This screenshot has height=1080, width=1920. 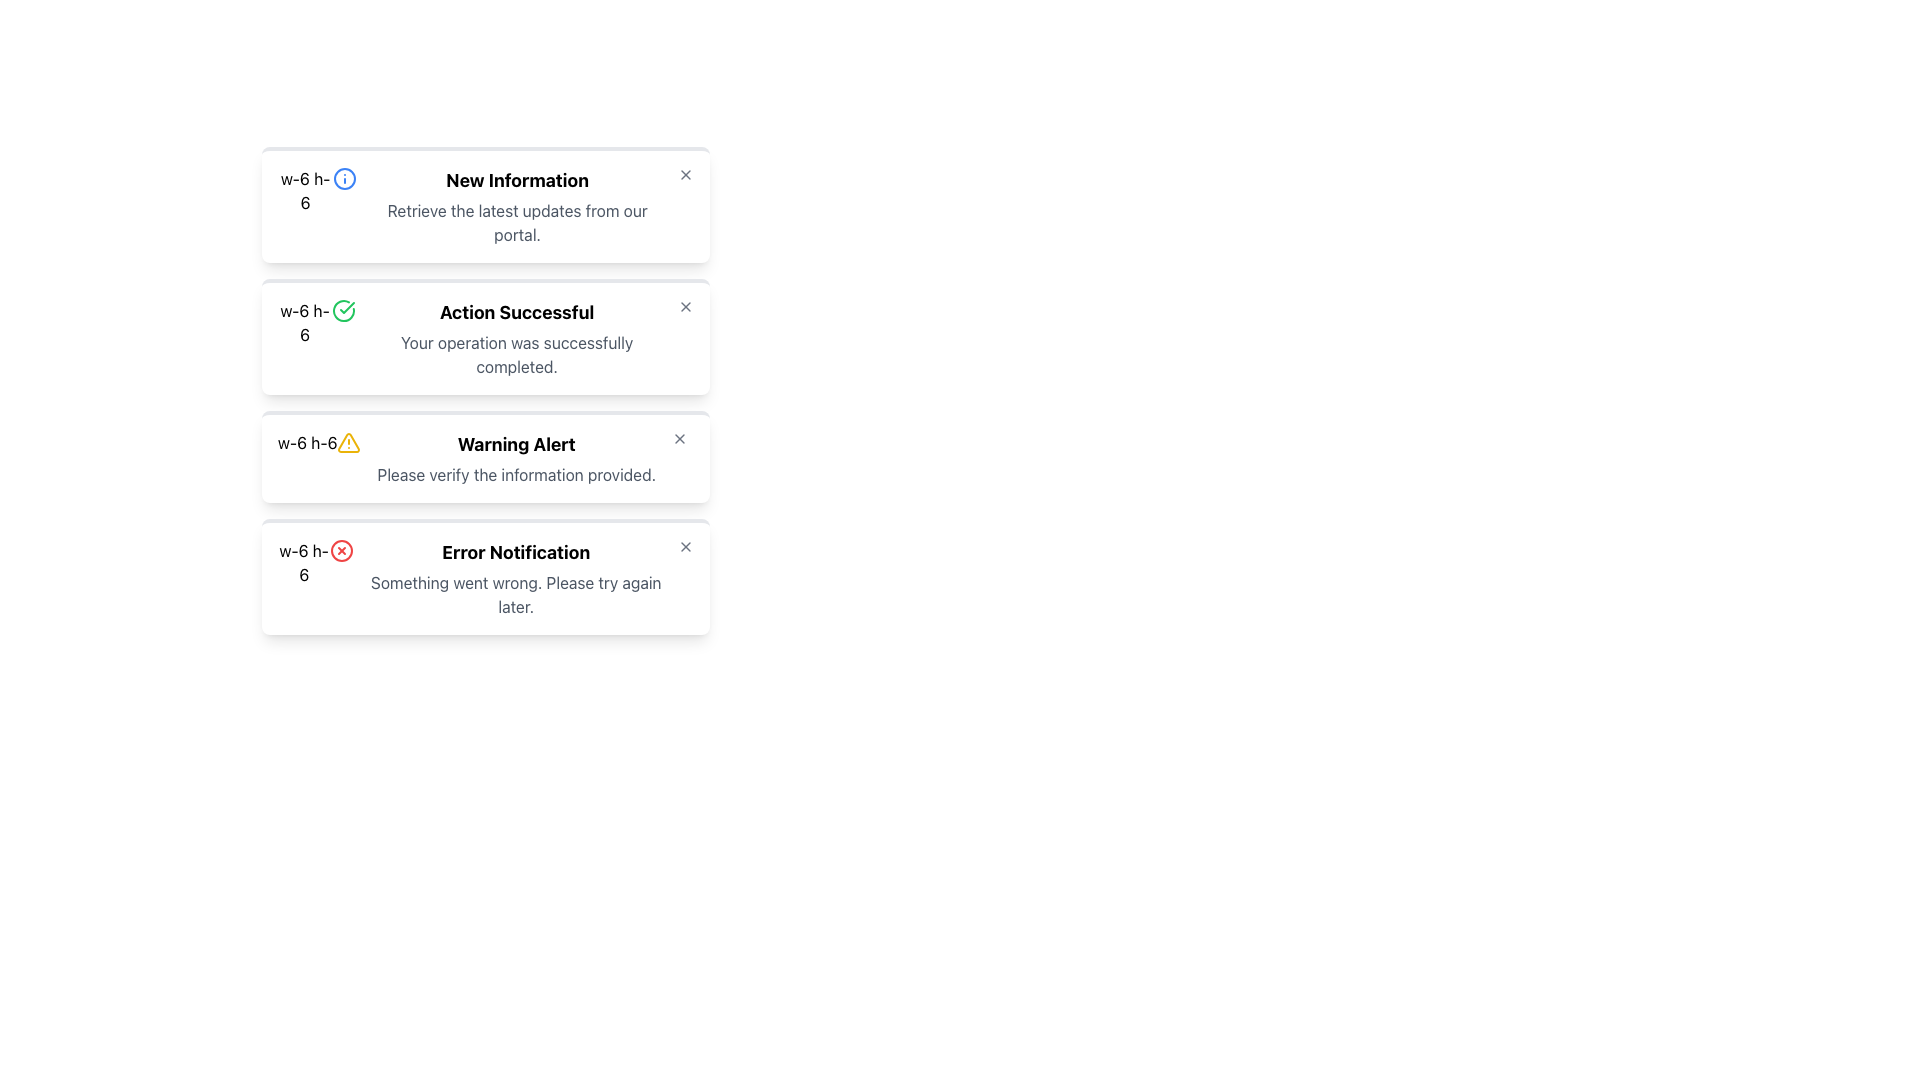 What do you see at coordinates (516, 593) in the screenshot?
I see `message displayed in the text element that says 'Something went wrong. Please try again later.' located beneath the 'Error Notification' title` at bounding box center [516, 593].